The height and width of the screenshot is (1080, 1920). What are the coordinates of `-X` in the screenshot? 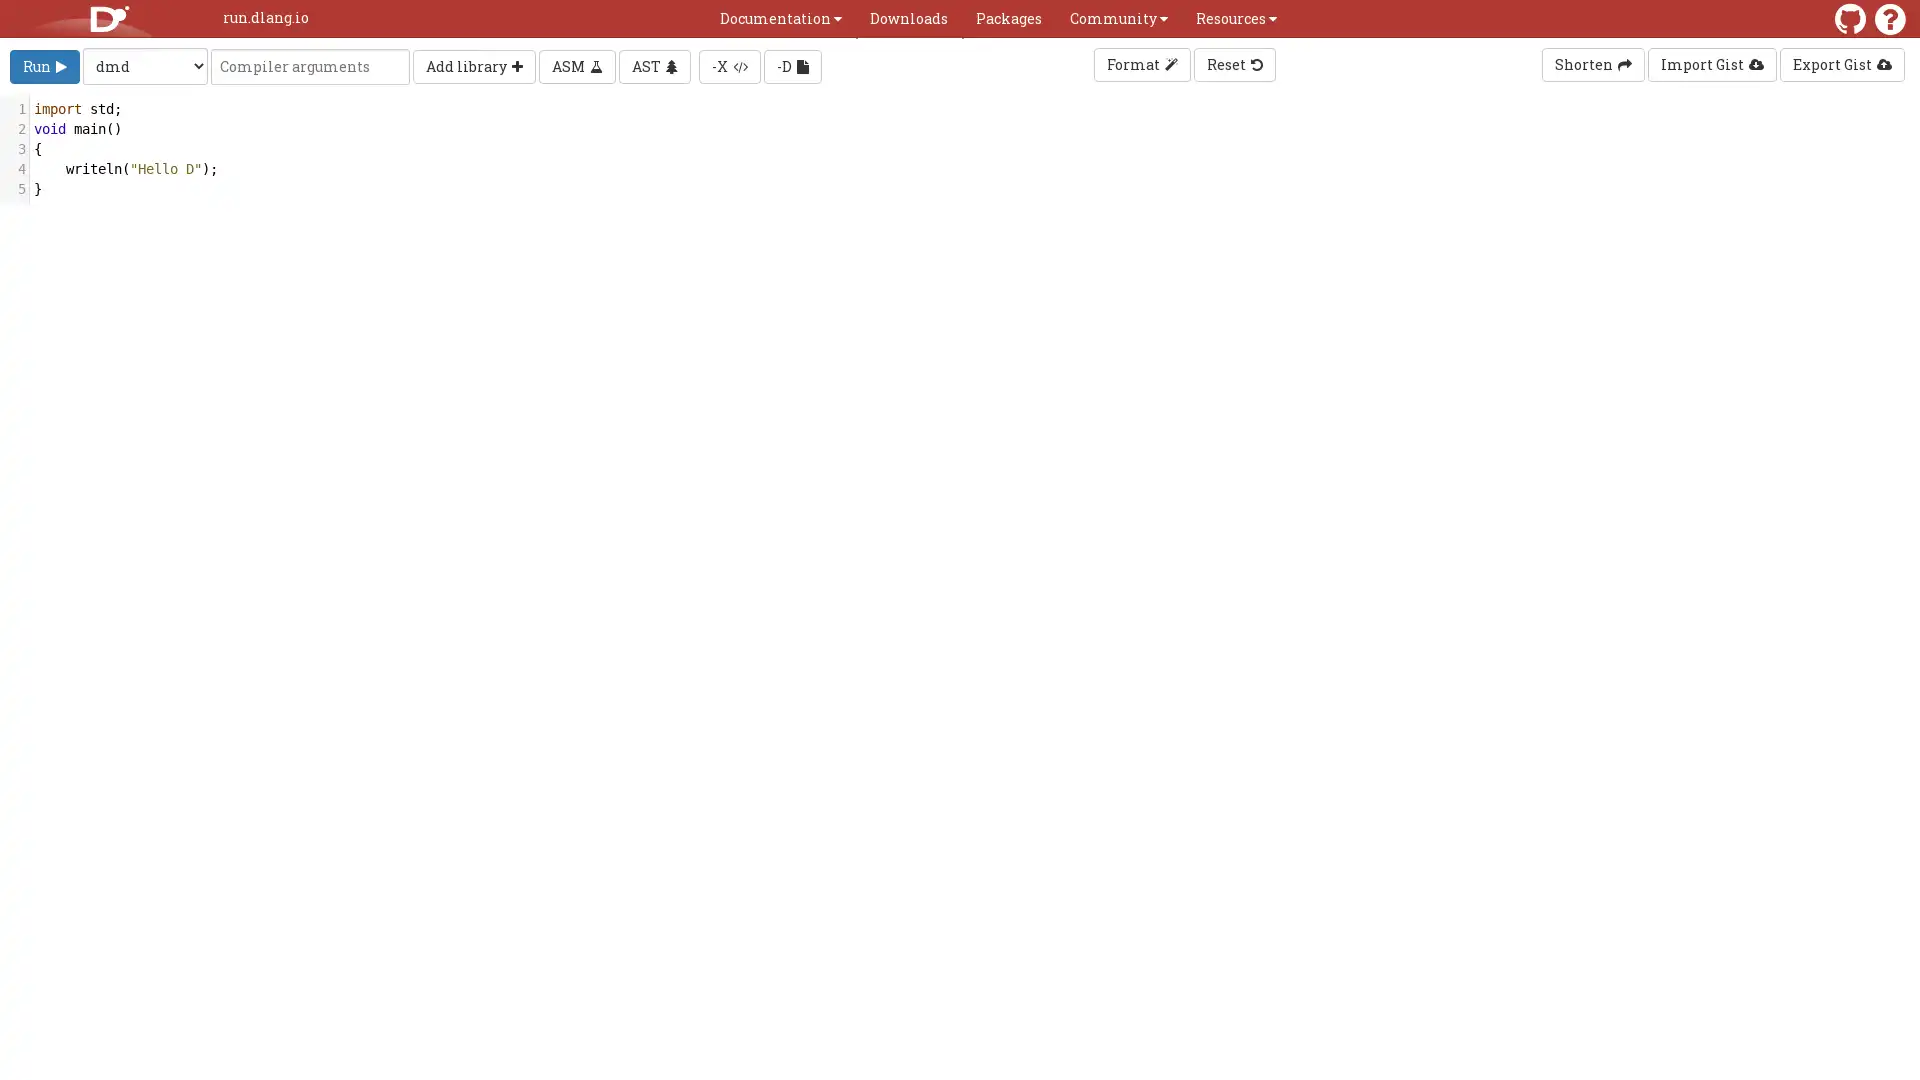 It's located at (728, 64).